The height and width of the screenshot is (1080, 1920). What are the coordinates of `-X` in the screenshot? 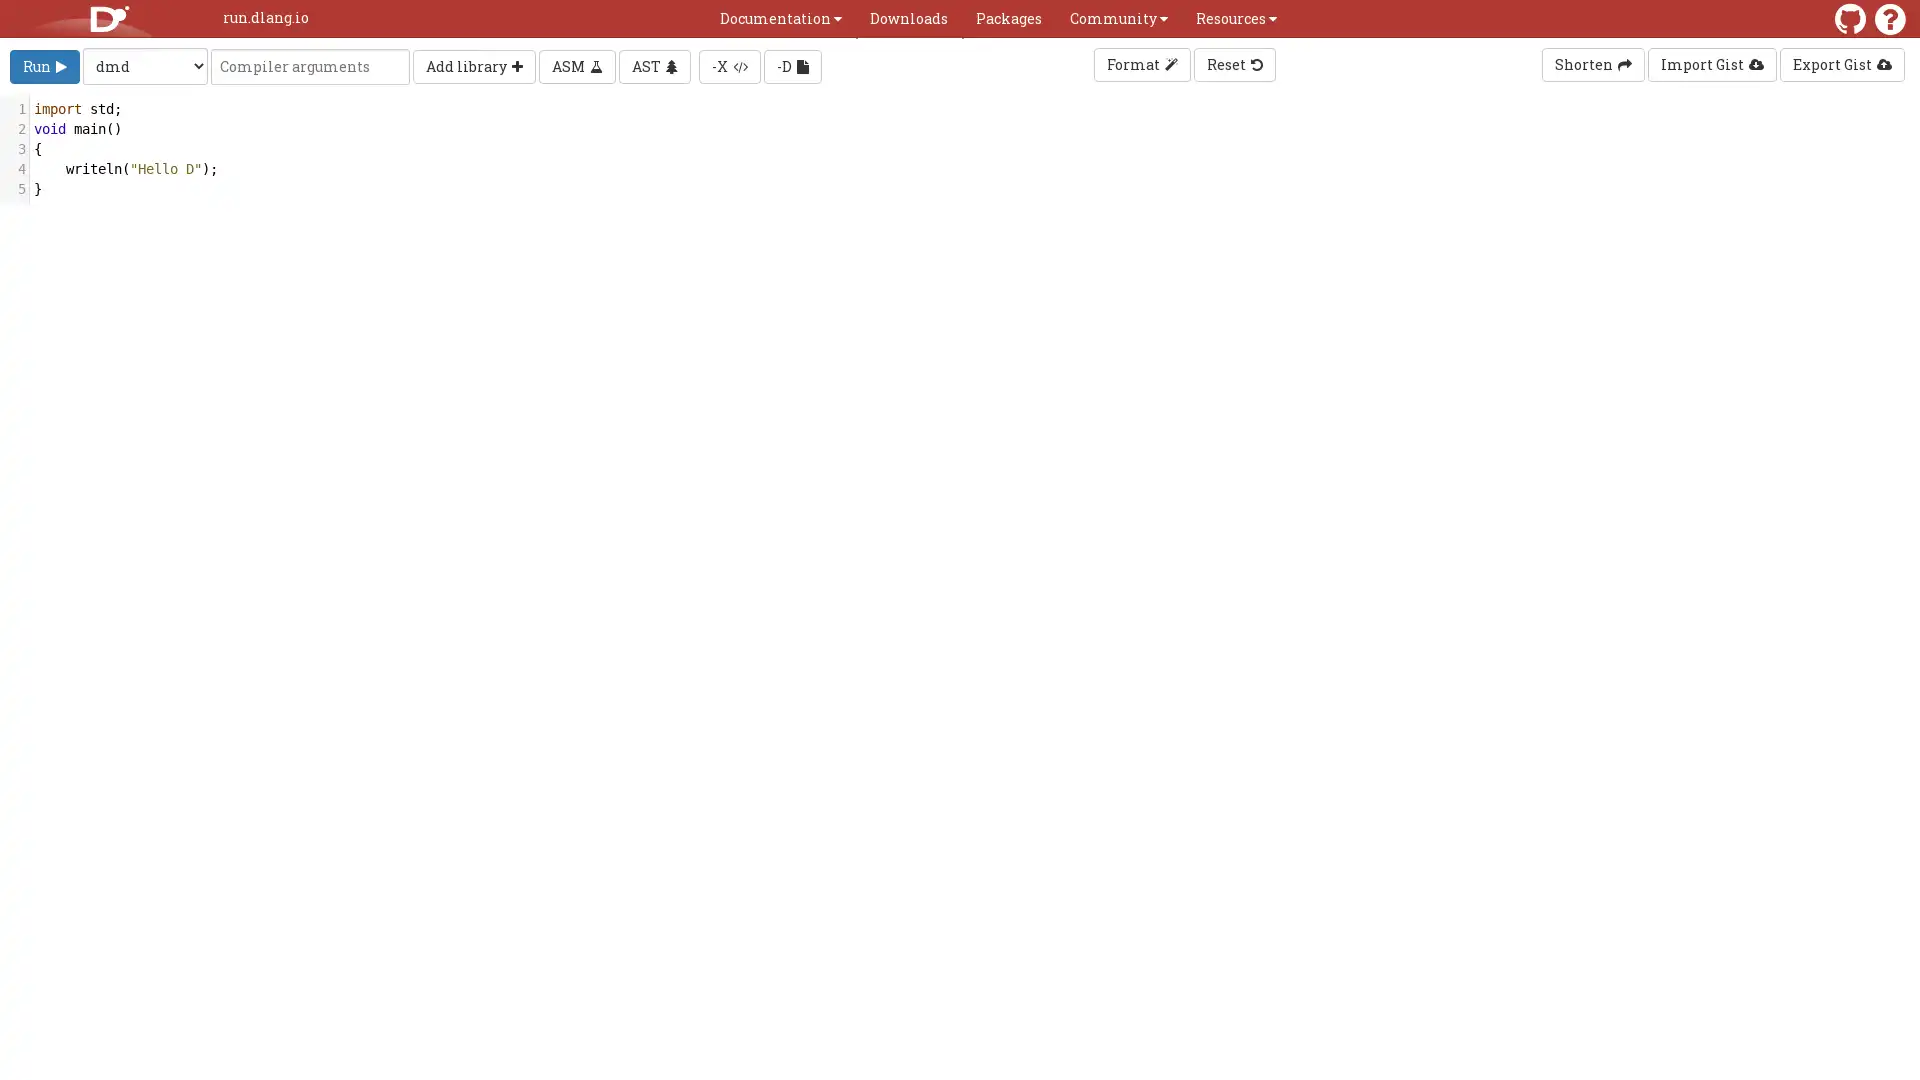 It's located at (728, 64).